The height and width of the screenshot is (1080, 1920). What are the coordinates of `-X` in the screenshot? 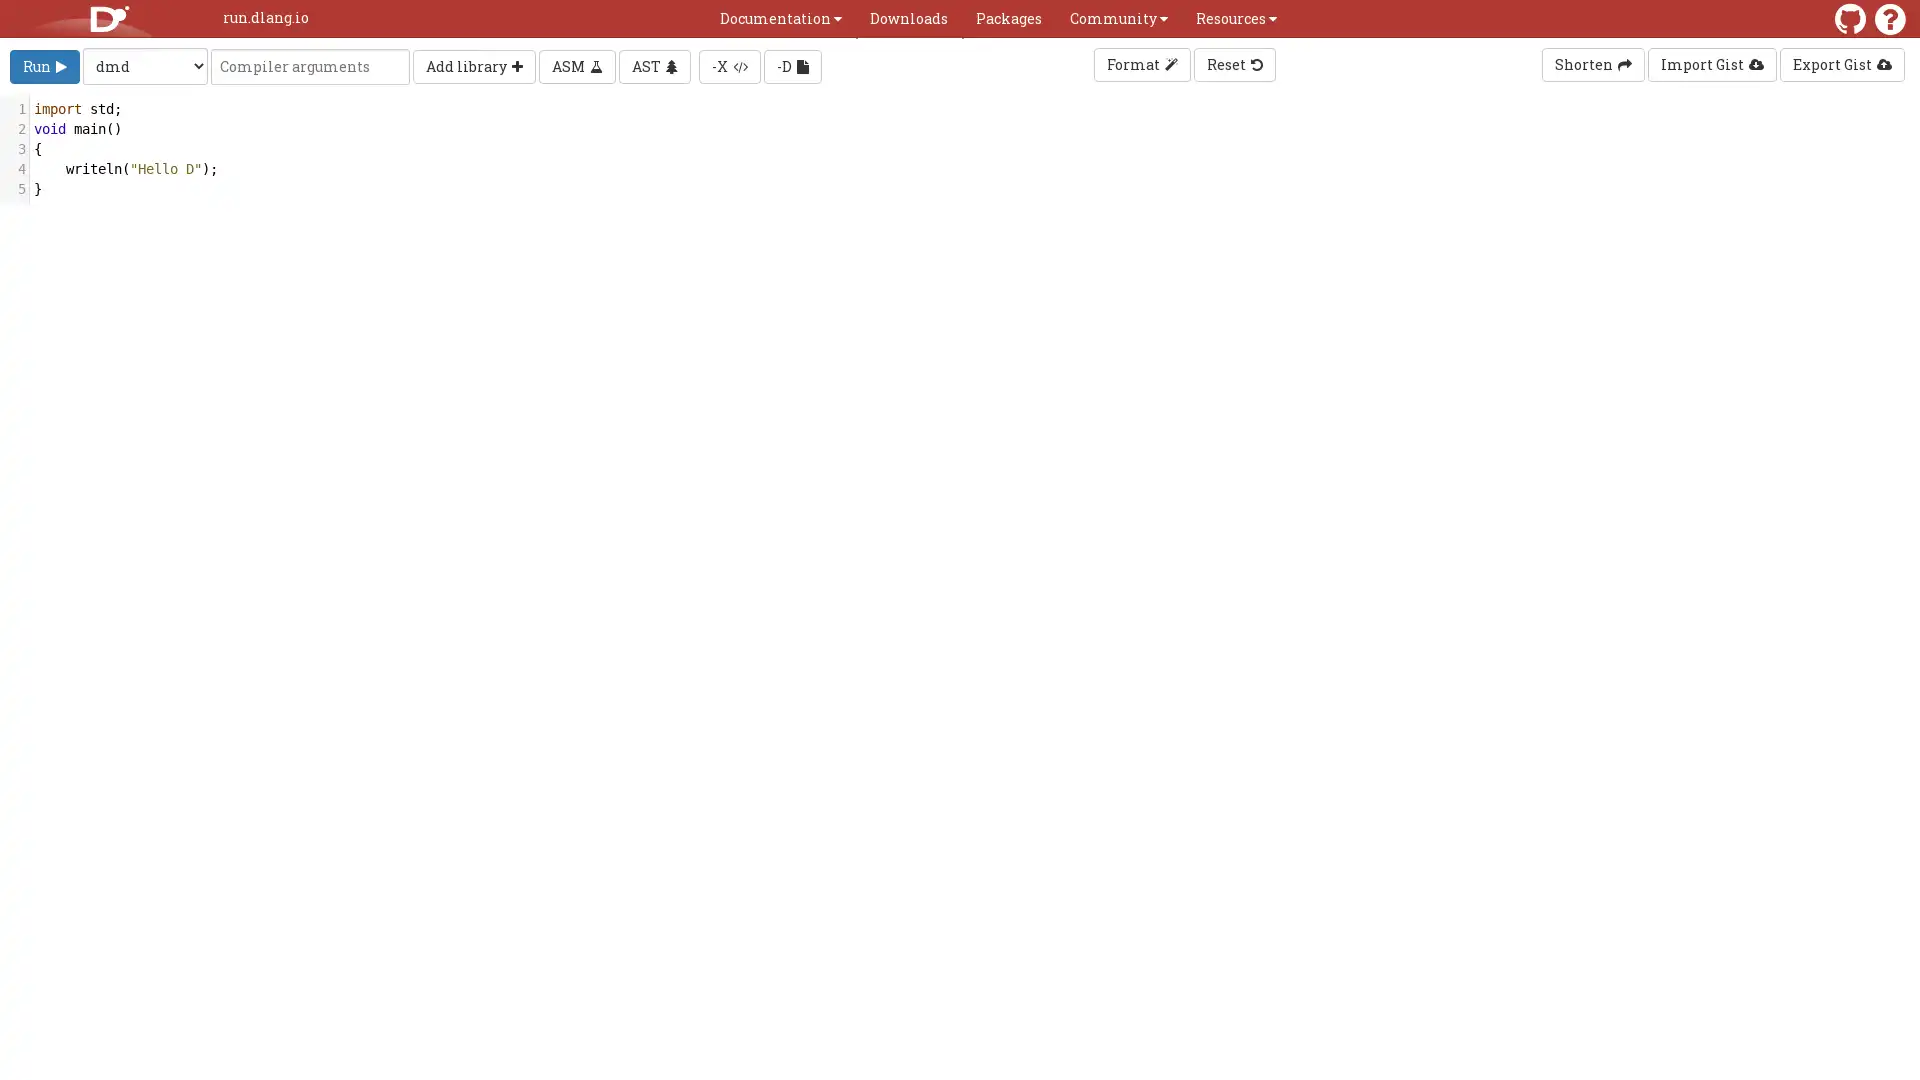 It's located at (728, 64).